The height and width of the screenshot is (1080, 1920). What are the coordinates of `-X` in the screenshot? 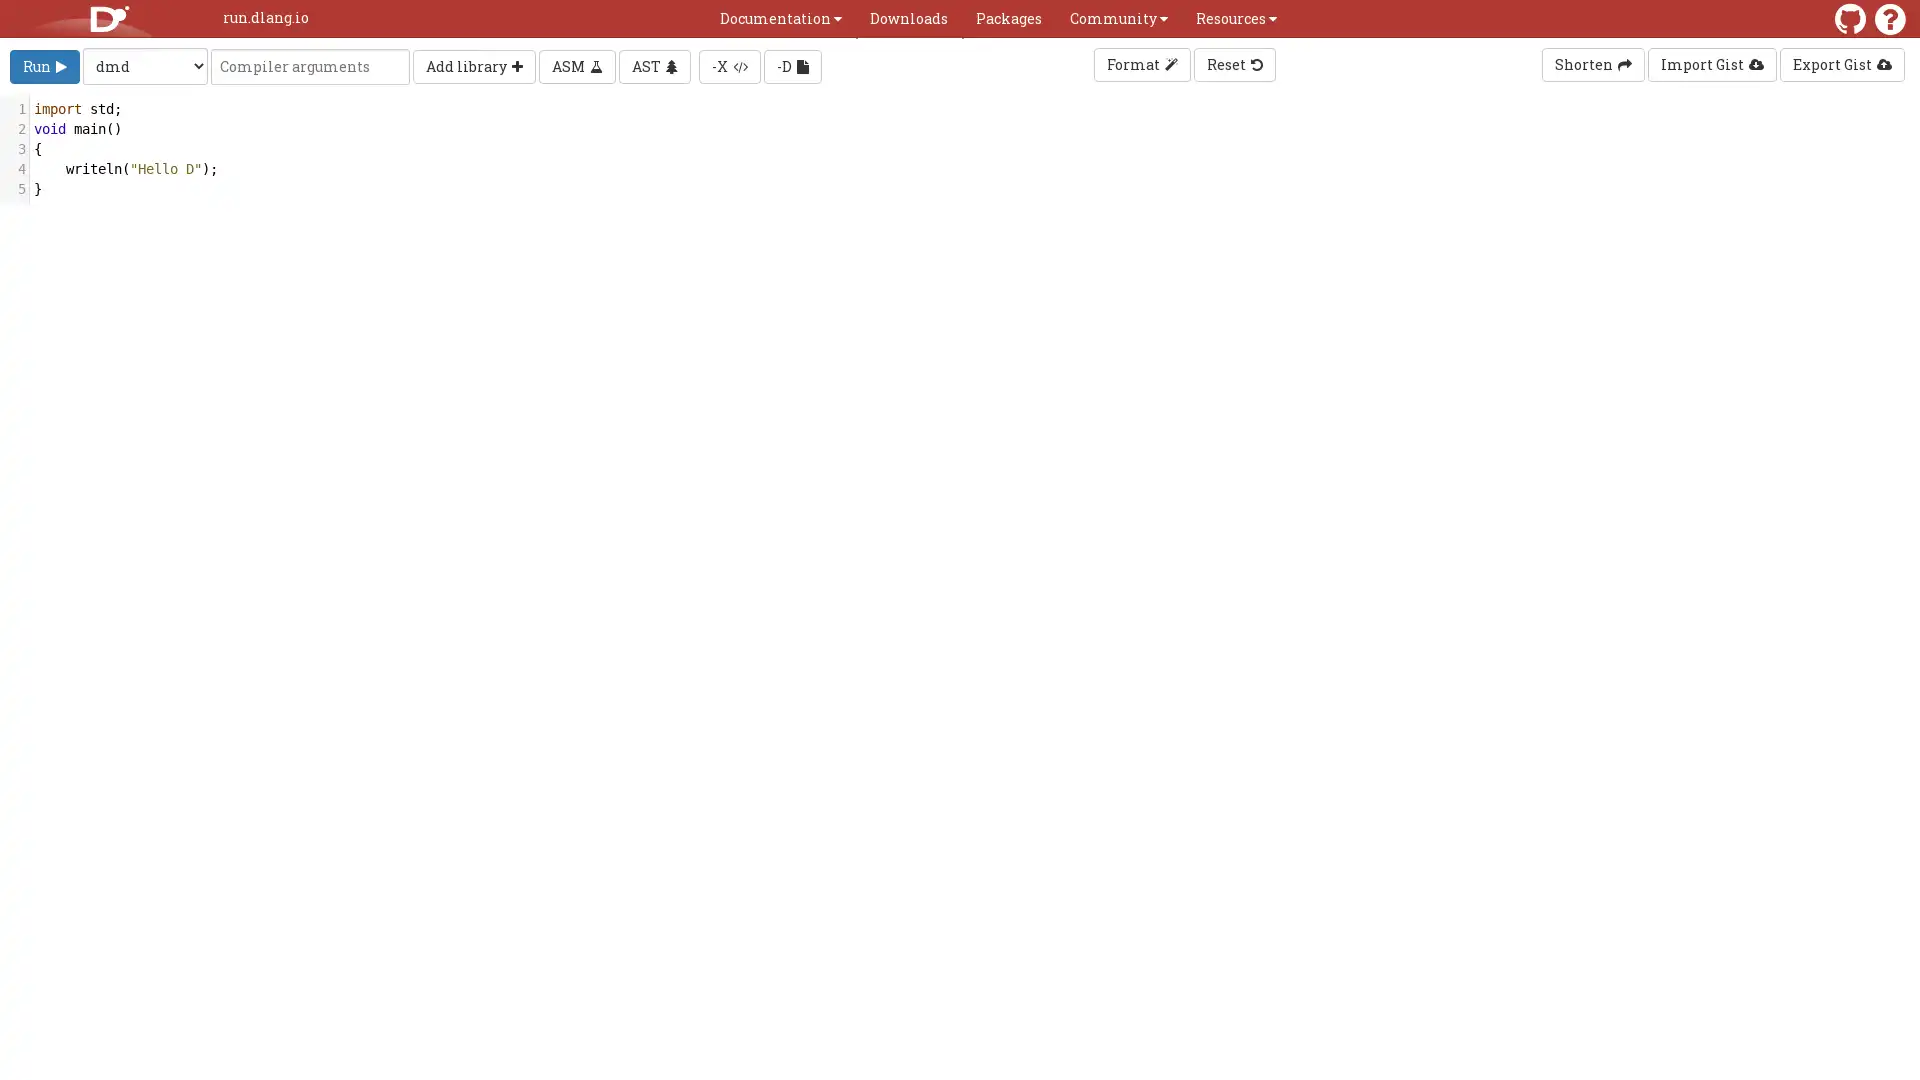 It's located at (728, 64).